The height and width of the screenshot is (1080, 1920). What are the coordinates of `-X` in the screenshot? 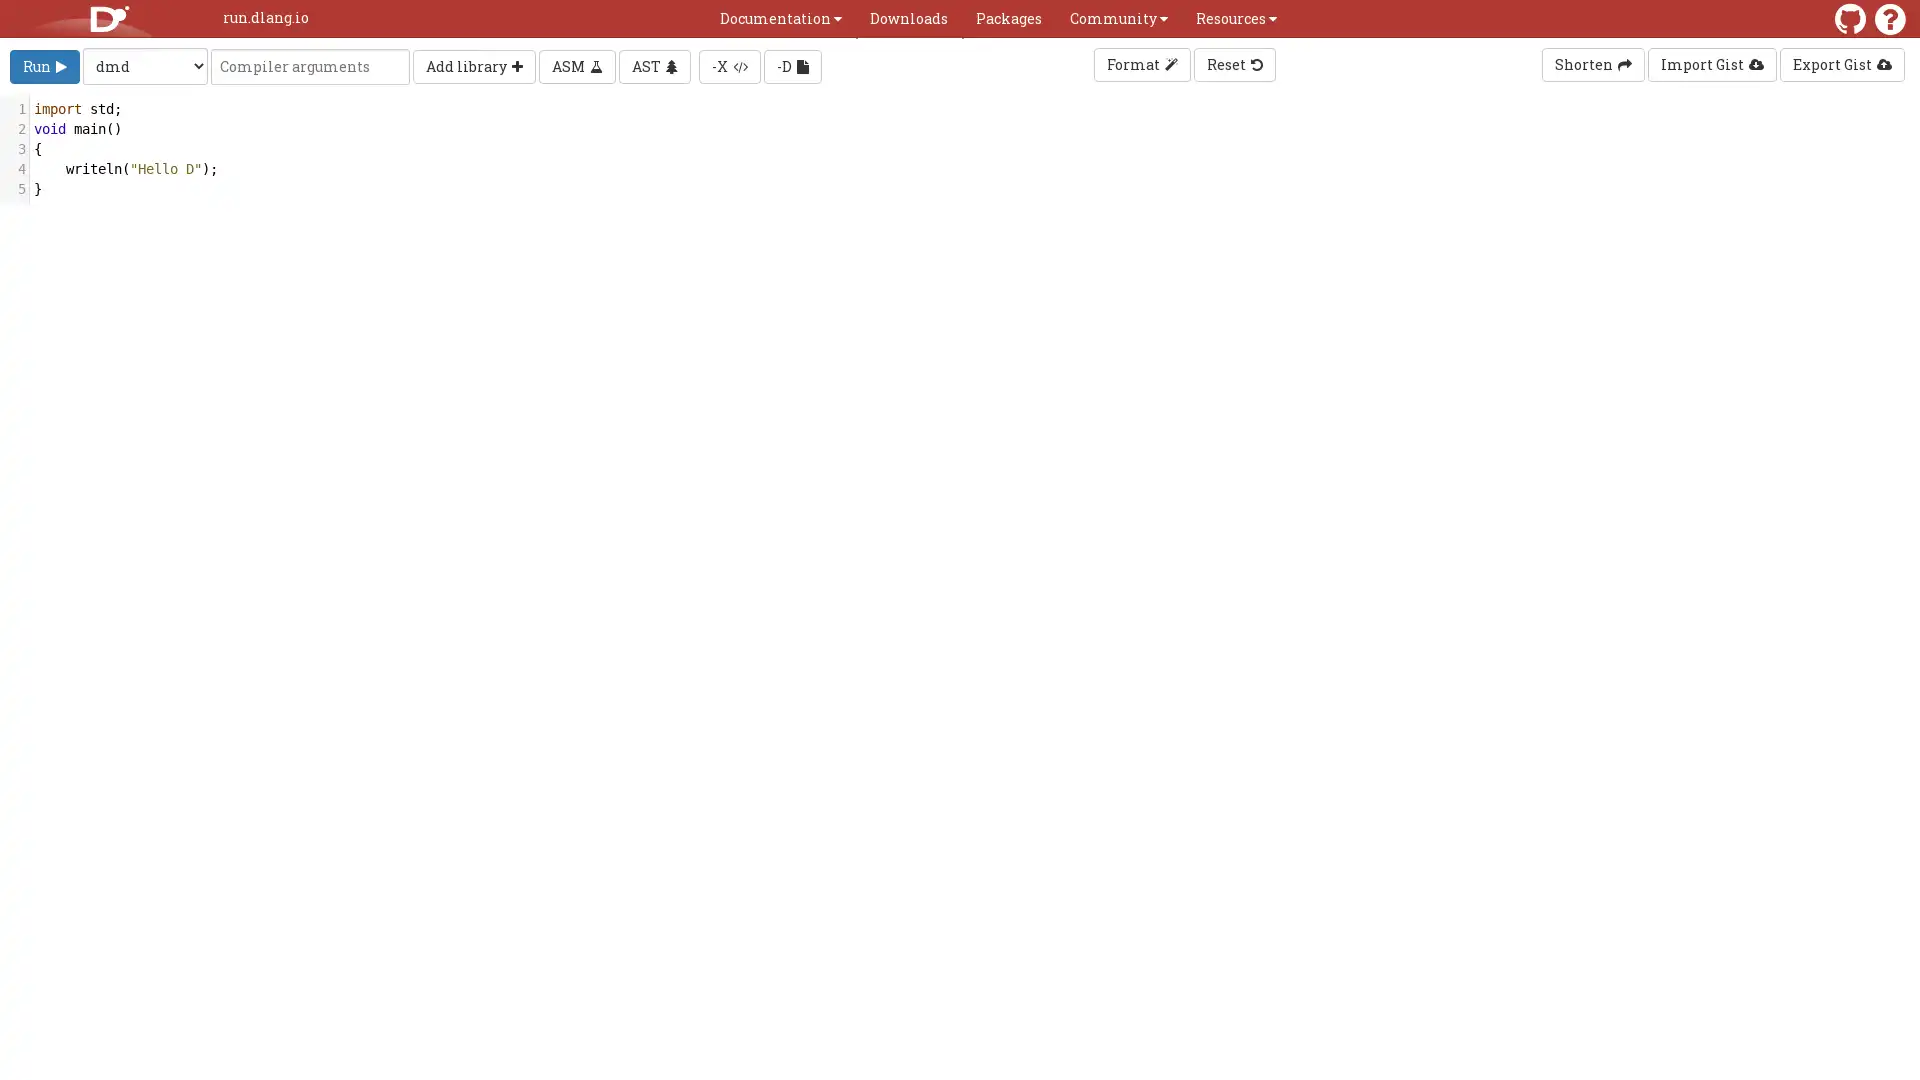 It's located at (728, 64).